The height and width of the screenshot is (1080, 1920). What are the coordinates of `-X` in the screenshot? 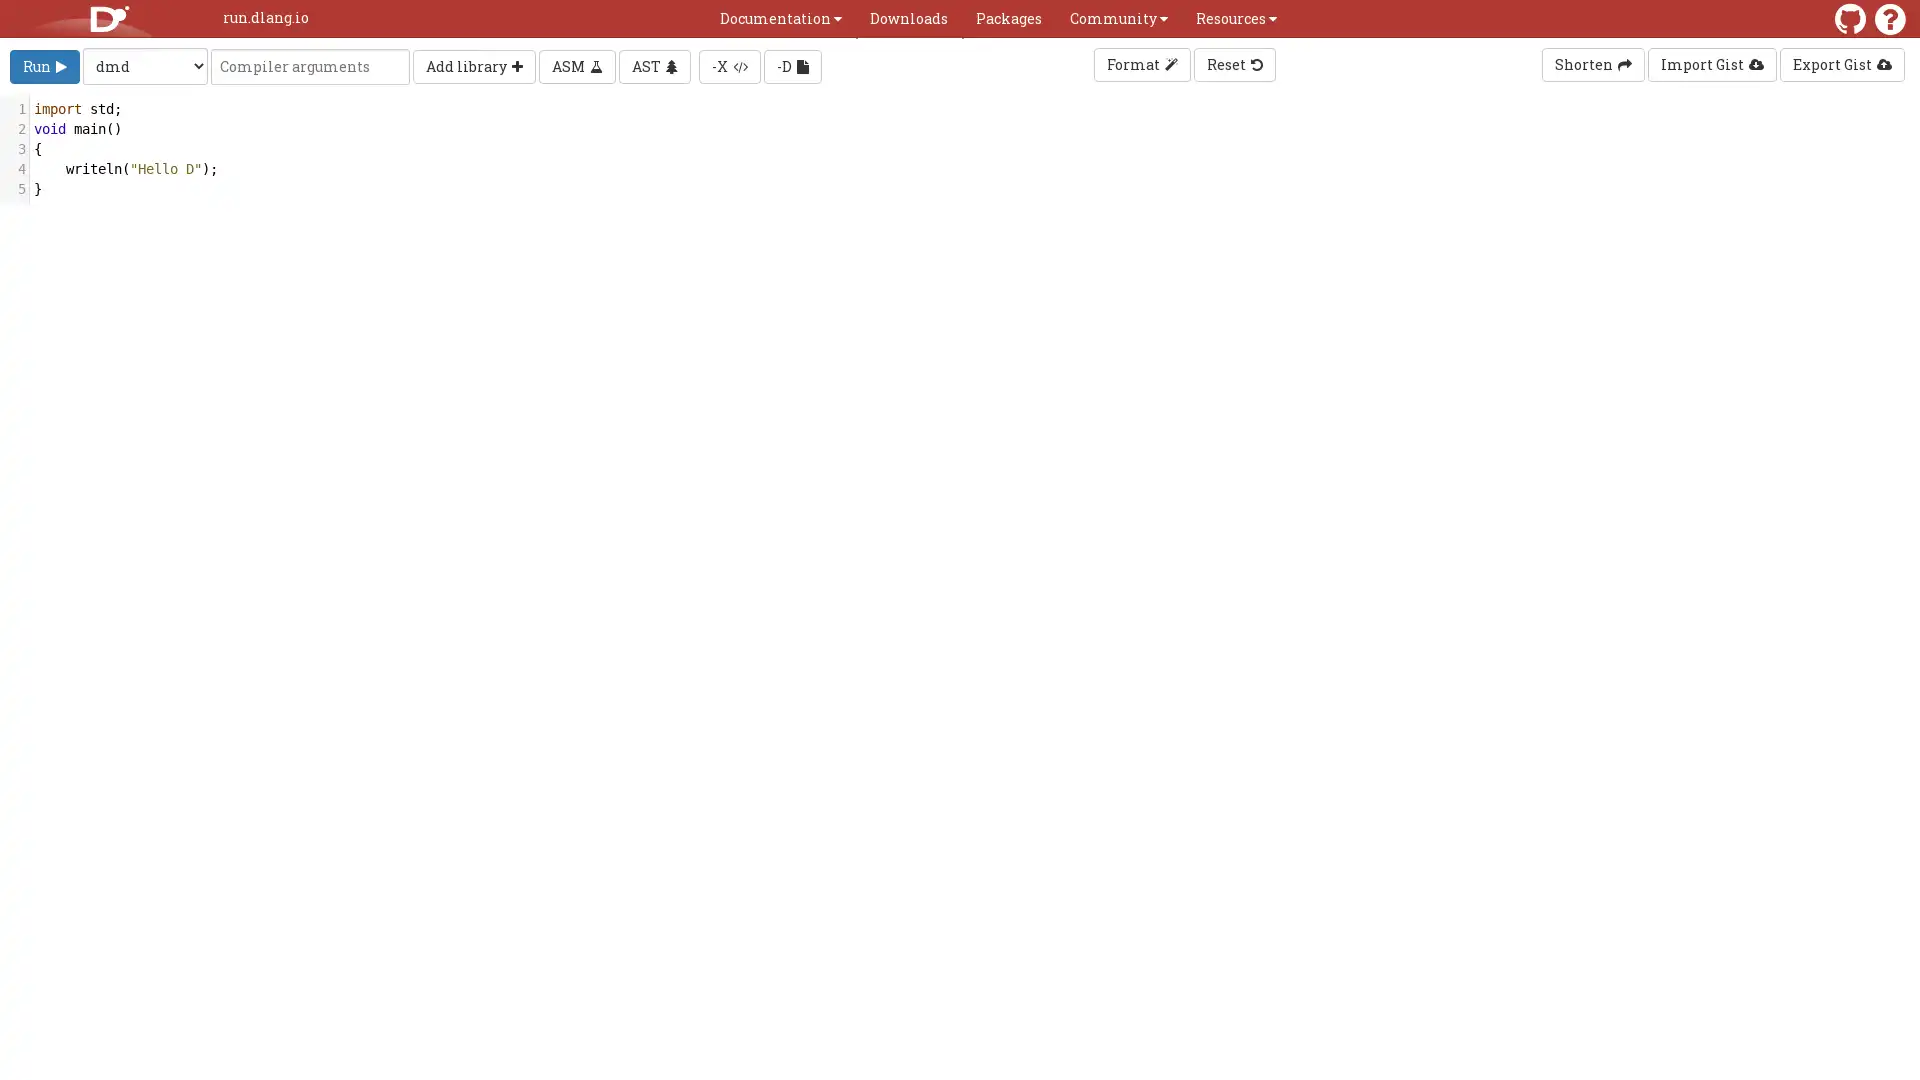 It's located at (728, 64).